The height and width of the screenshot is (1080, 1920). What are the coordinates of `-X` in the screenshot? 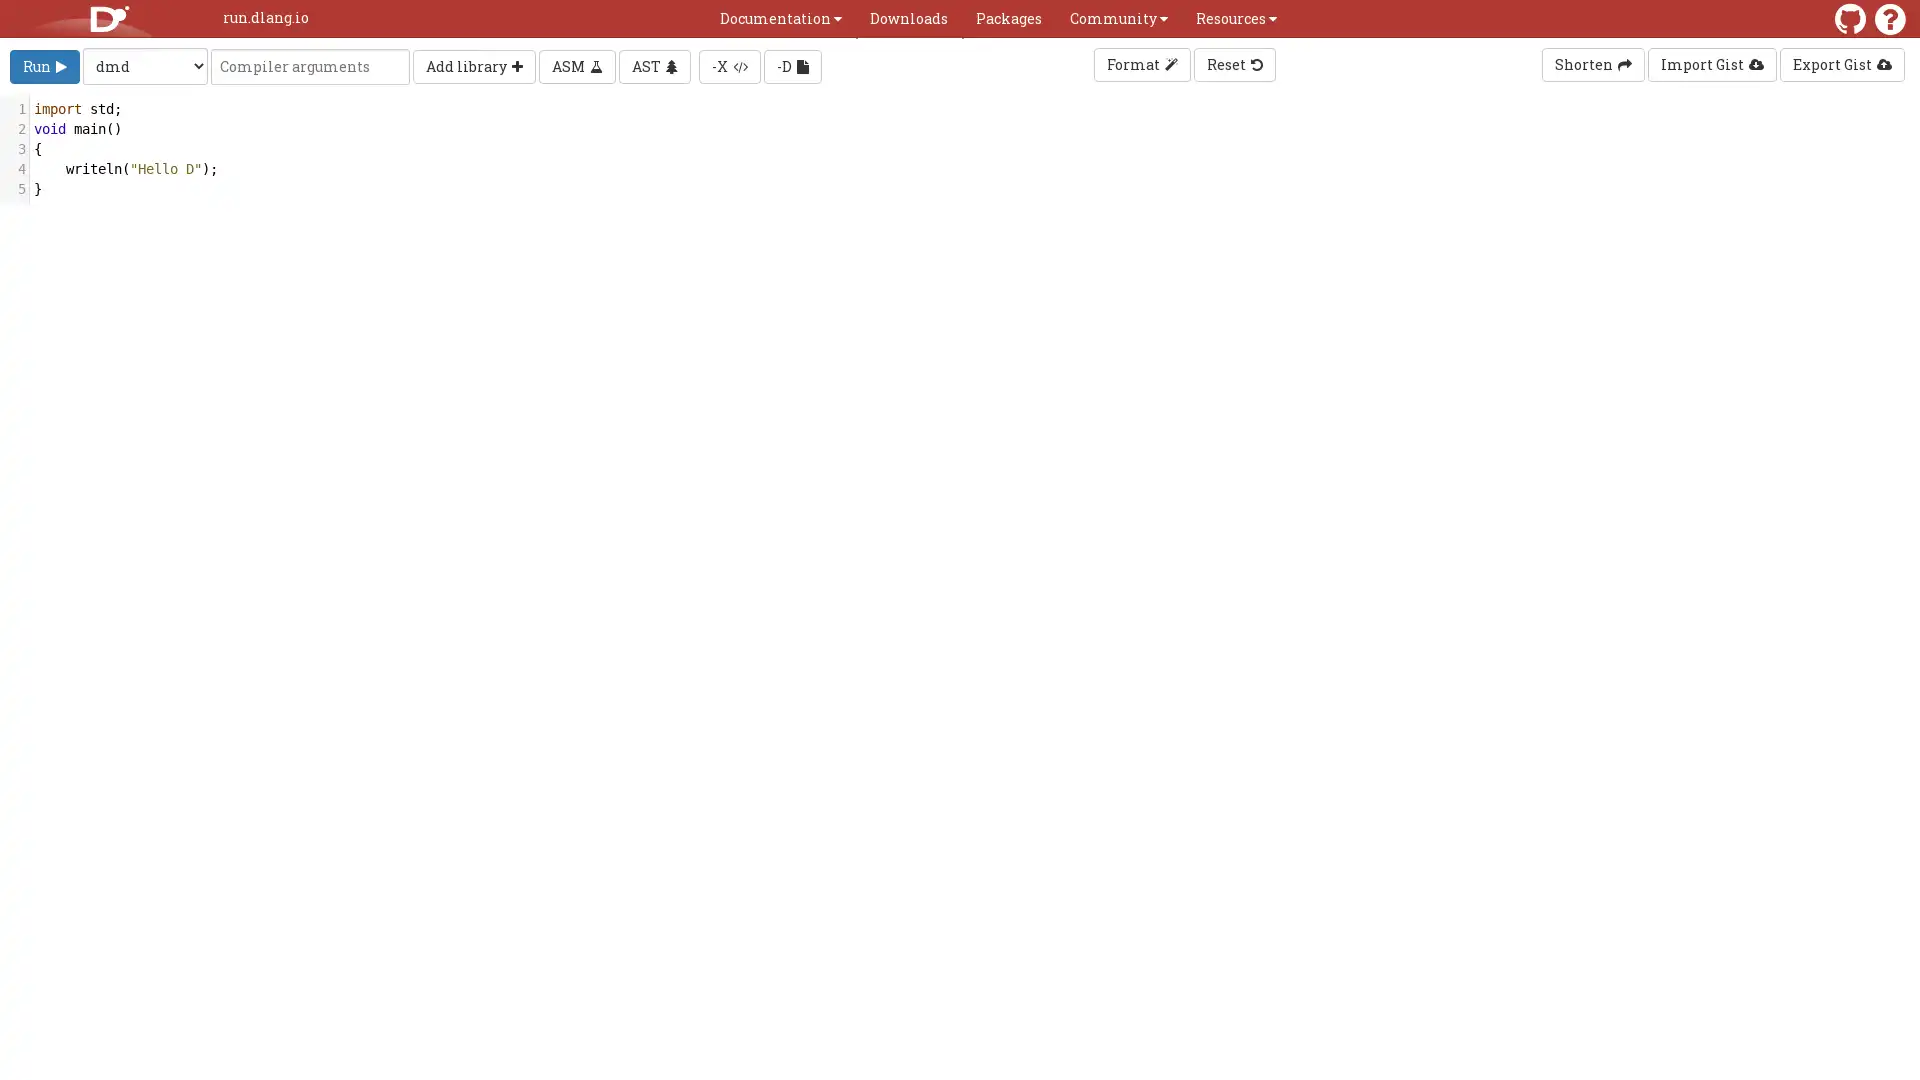 It's located at (728, 64).